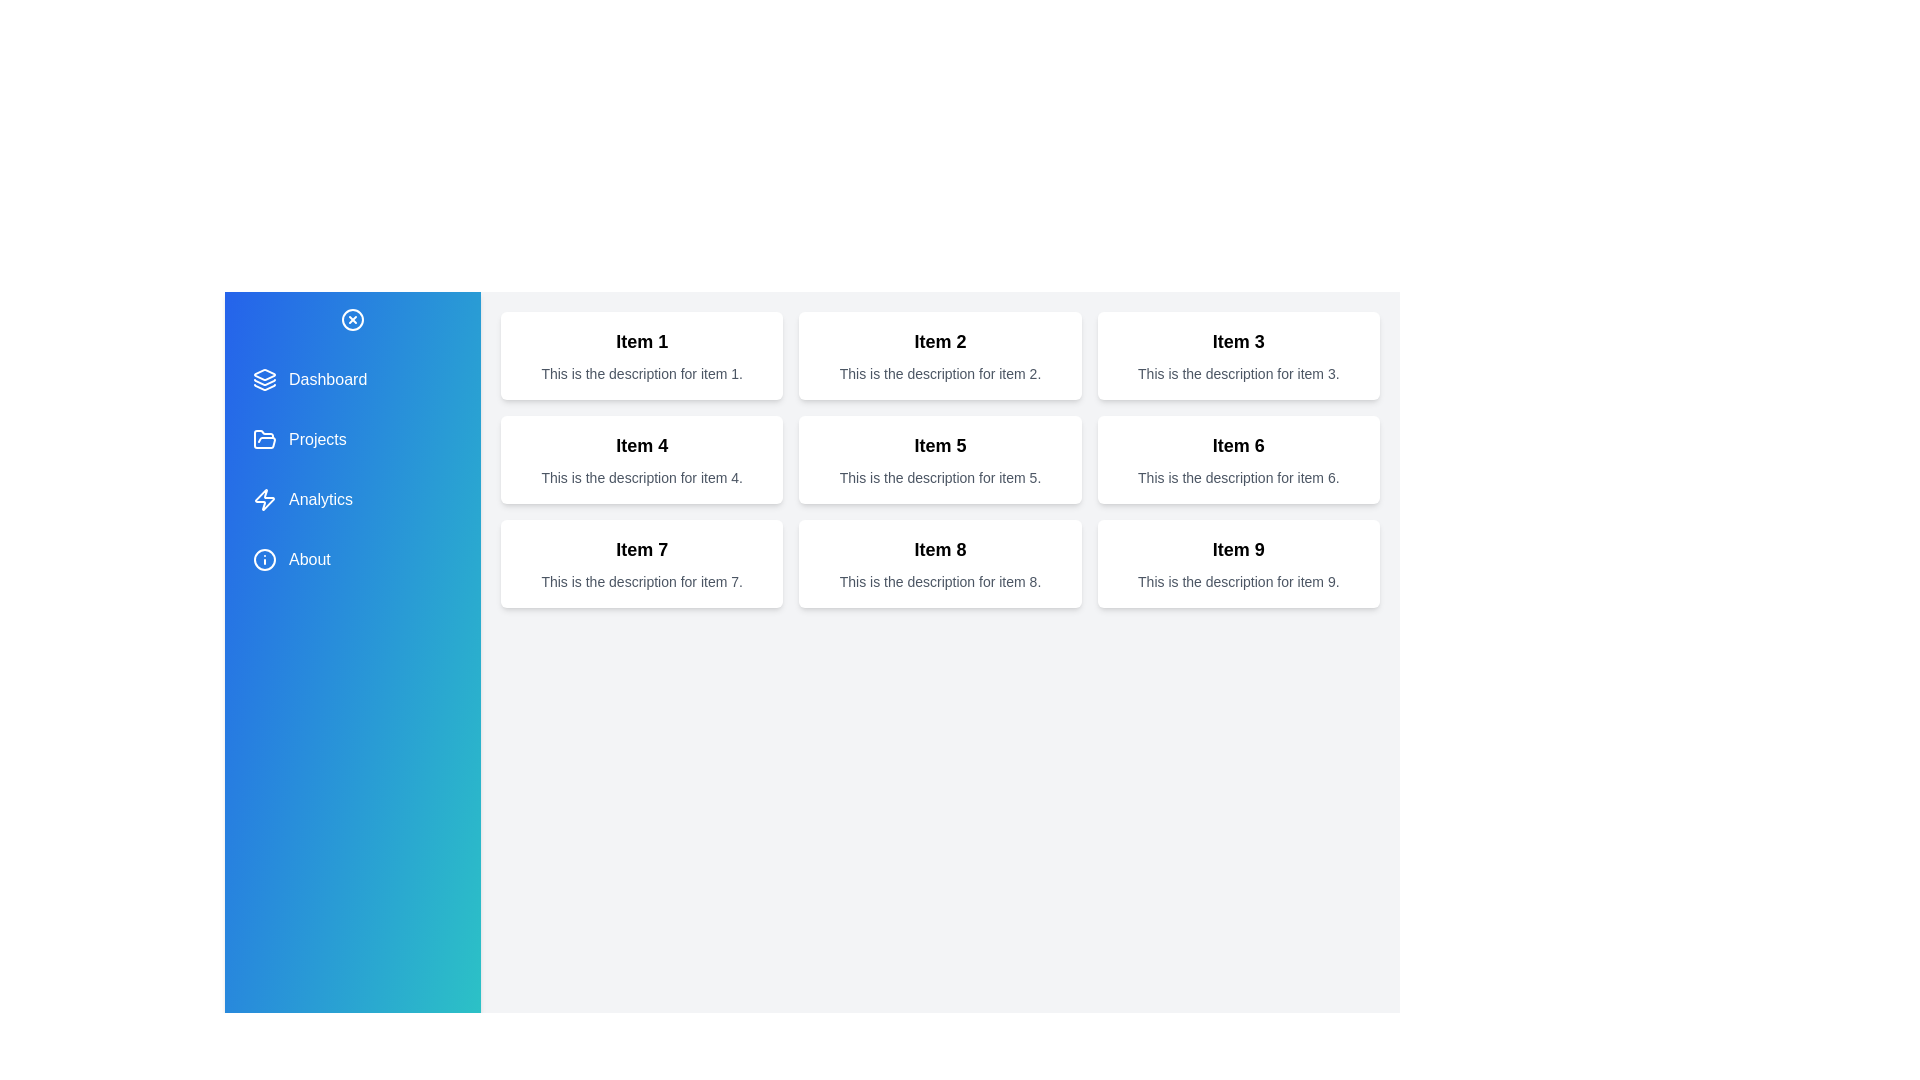  I want to click on the menu item 'Dashboard' to observe its hover effect, so click(353, 380).